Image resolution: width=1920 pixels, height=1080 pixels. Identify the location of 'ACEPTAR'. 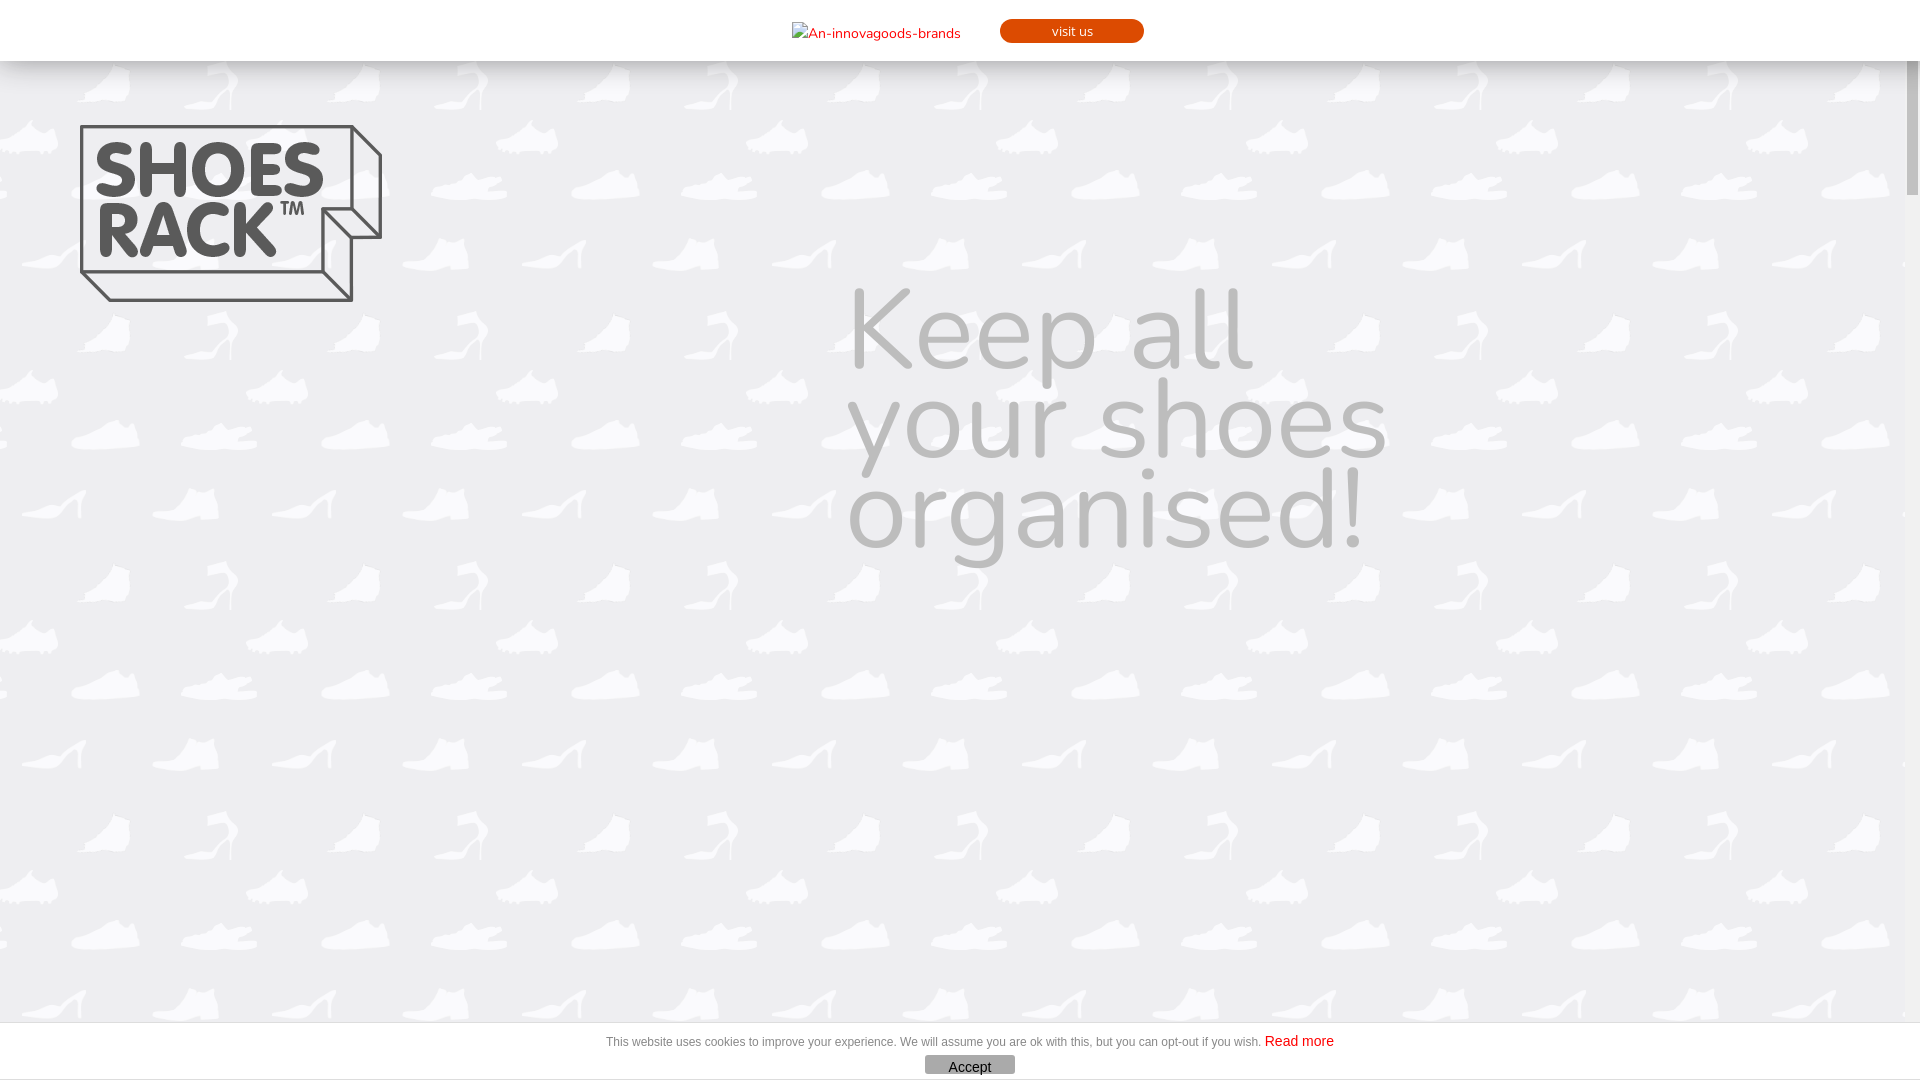
(924, 1063).